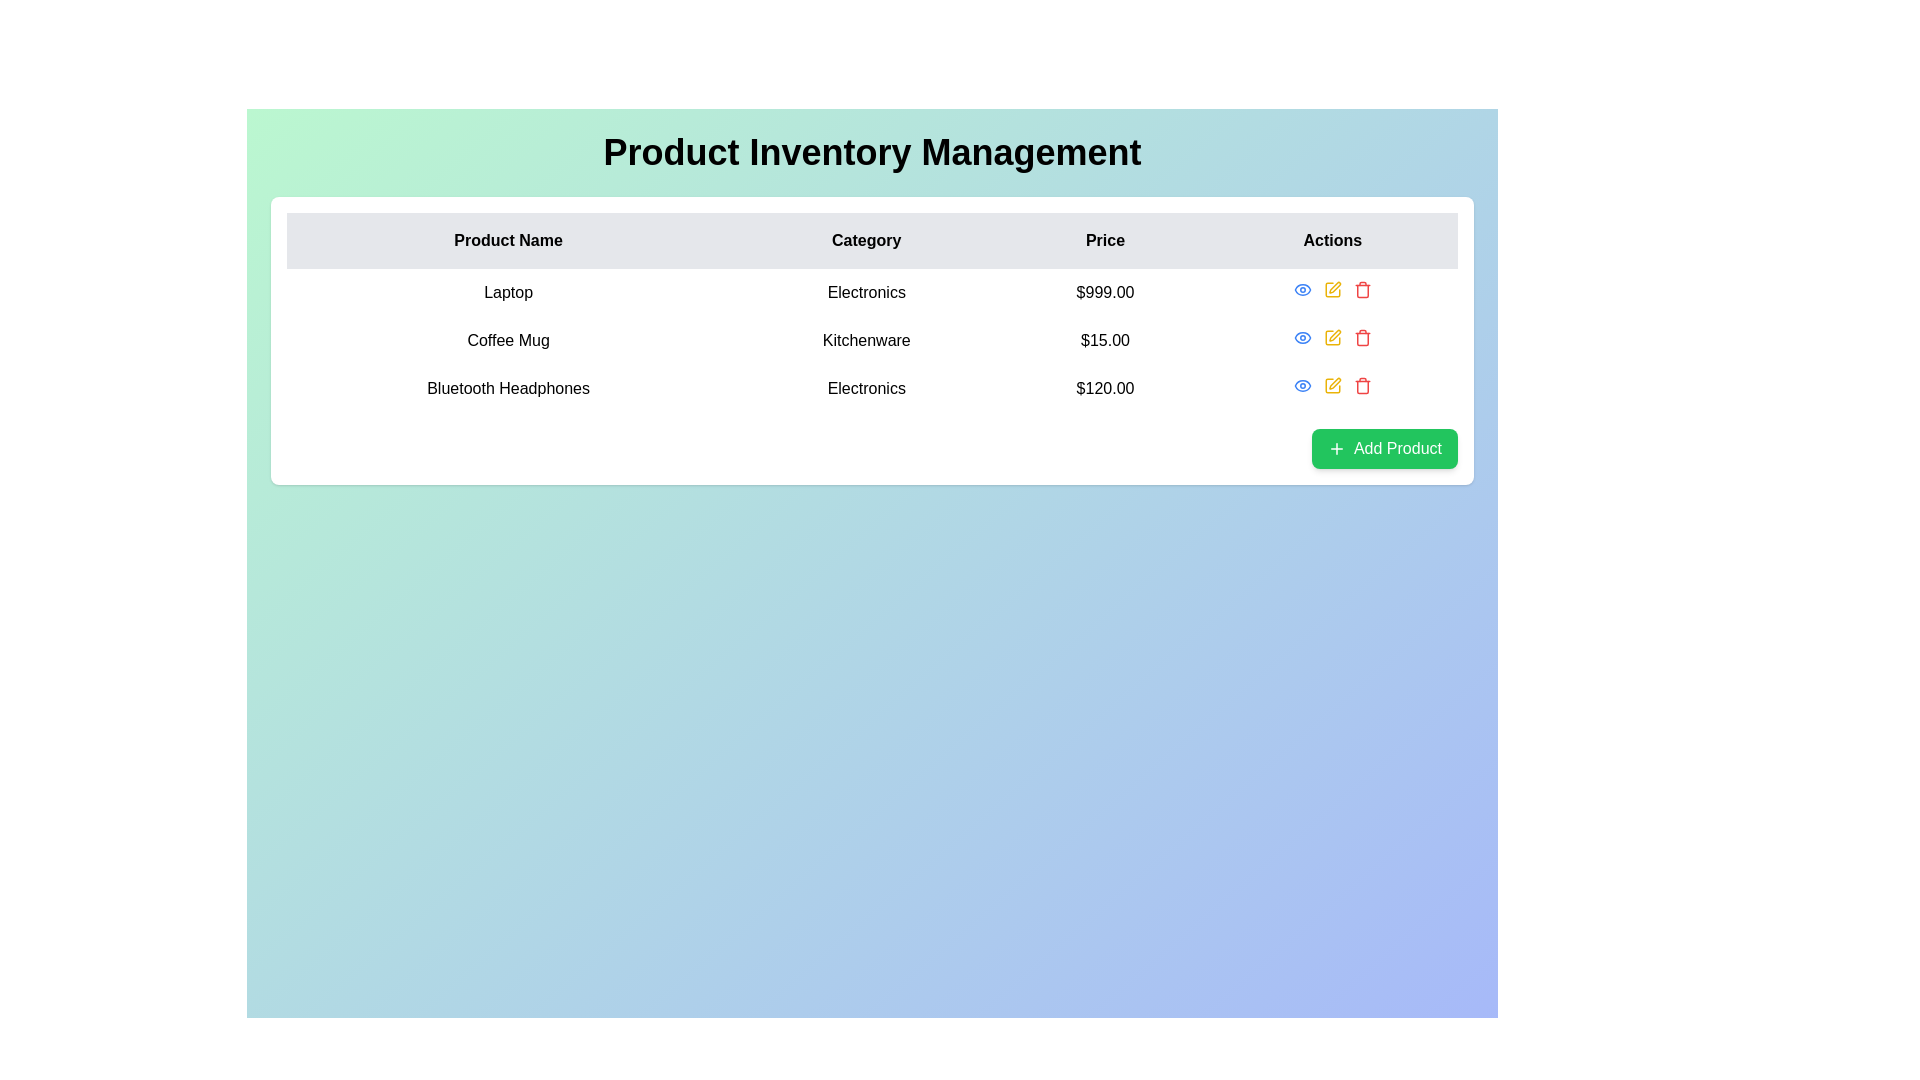 This screenshot has width=1920, height=1080. What do you see at coordinates (872, 293) in the screenshot?
I see `information displayed in the first row of the table containing the product name 'Laptop', category 'Electronics', and price '$999.00'` at bounding box center [872, 293].